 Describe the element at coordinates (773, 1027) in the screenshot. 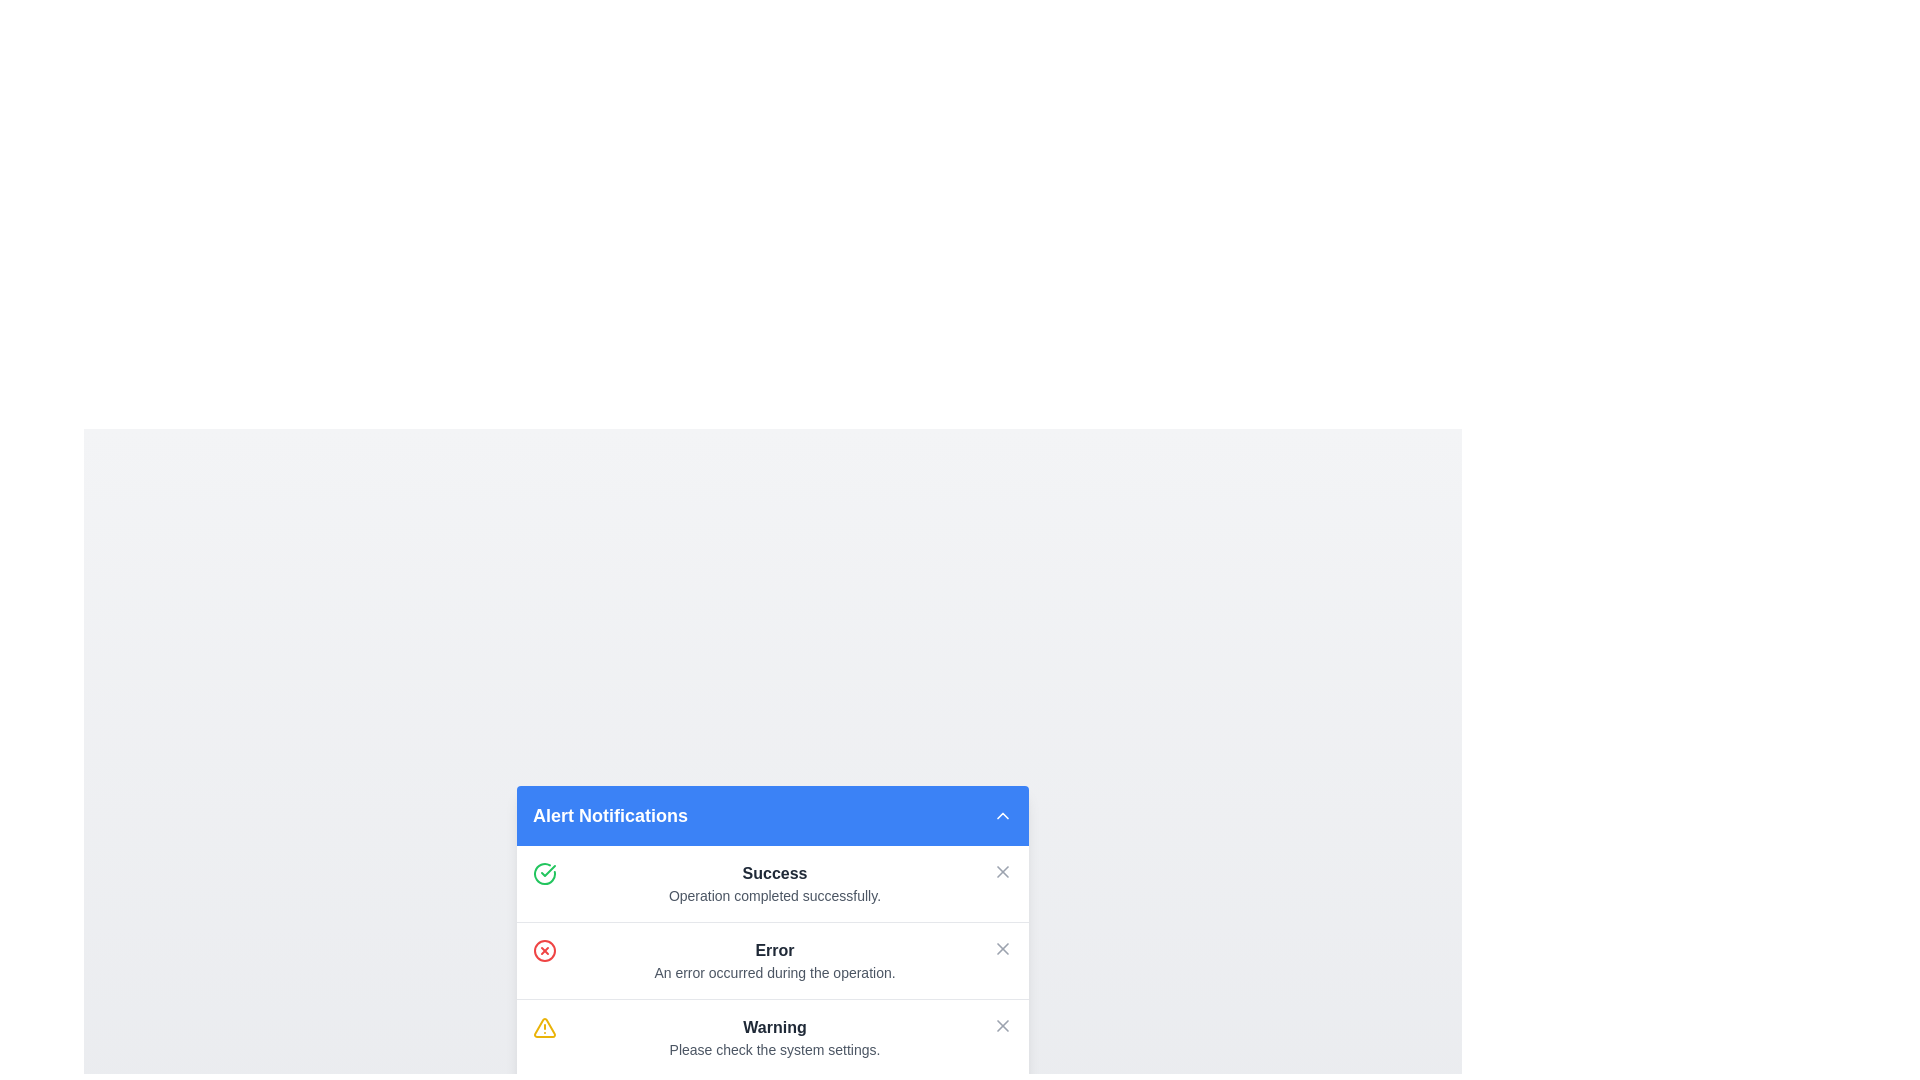

I see `bold text element displaying 'Warning' in dark gray color within the notification panel, which is part of a warning notification` at that location.